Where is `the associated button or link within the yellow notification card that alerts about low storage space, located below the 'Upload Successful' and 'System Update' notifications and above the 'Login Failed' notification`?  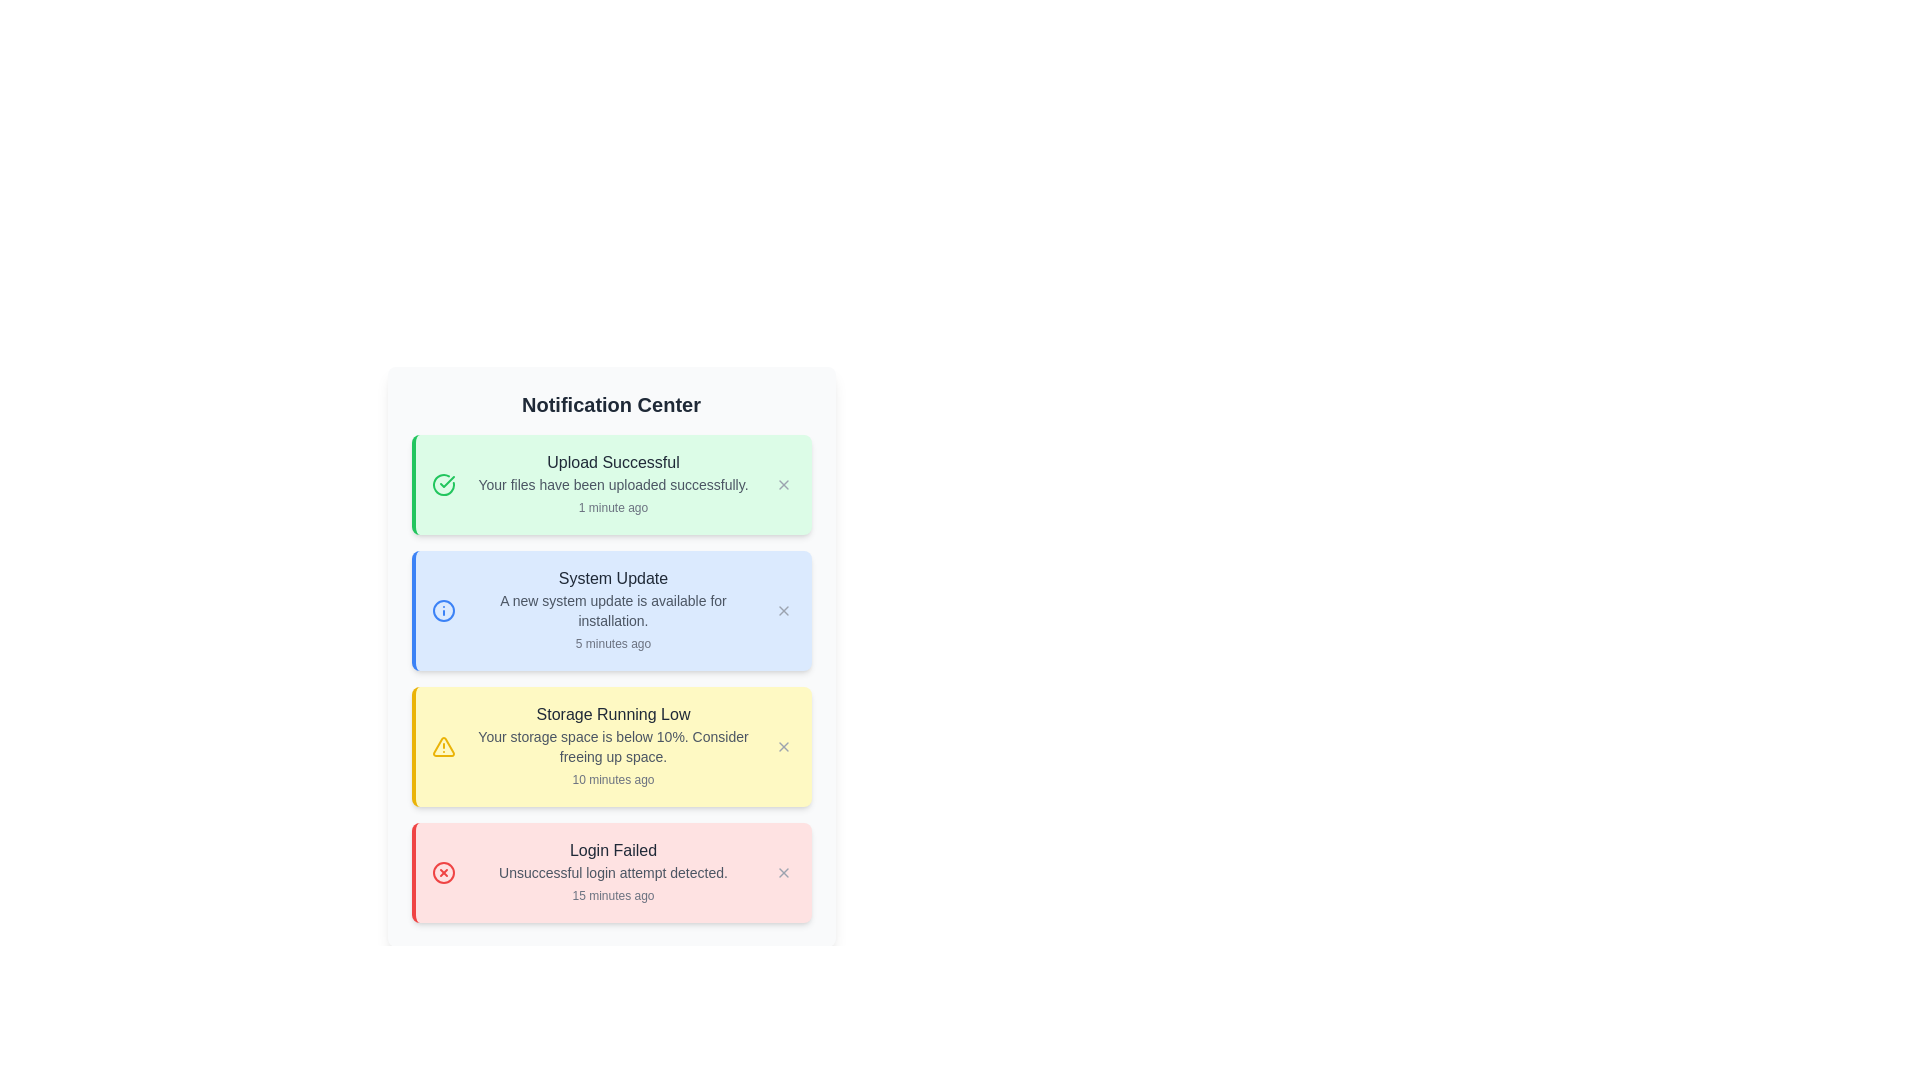 the associated button or link within the yellow notification card that alerts about low storage space, located below the 'Upload Successful' and 'System Update' notifications and above the 'Login Failed' notification is located at coordinates (612, 747).